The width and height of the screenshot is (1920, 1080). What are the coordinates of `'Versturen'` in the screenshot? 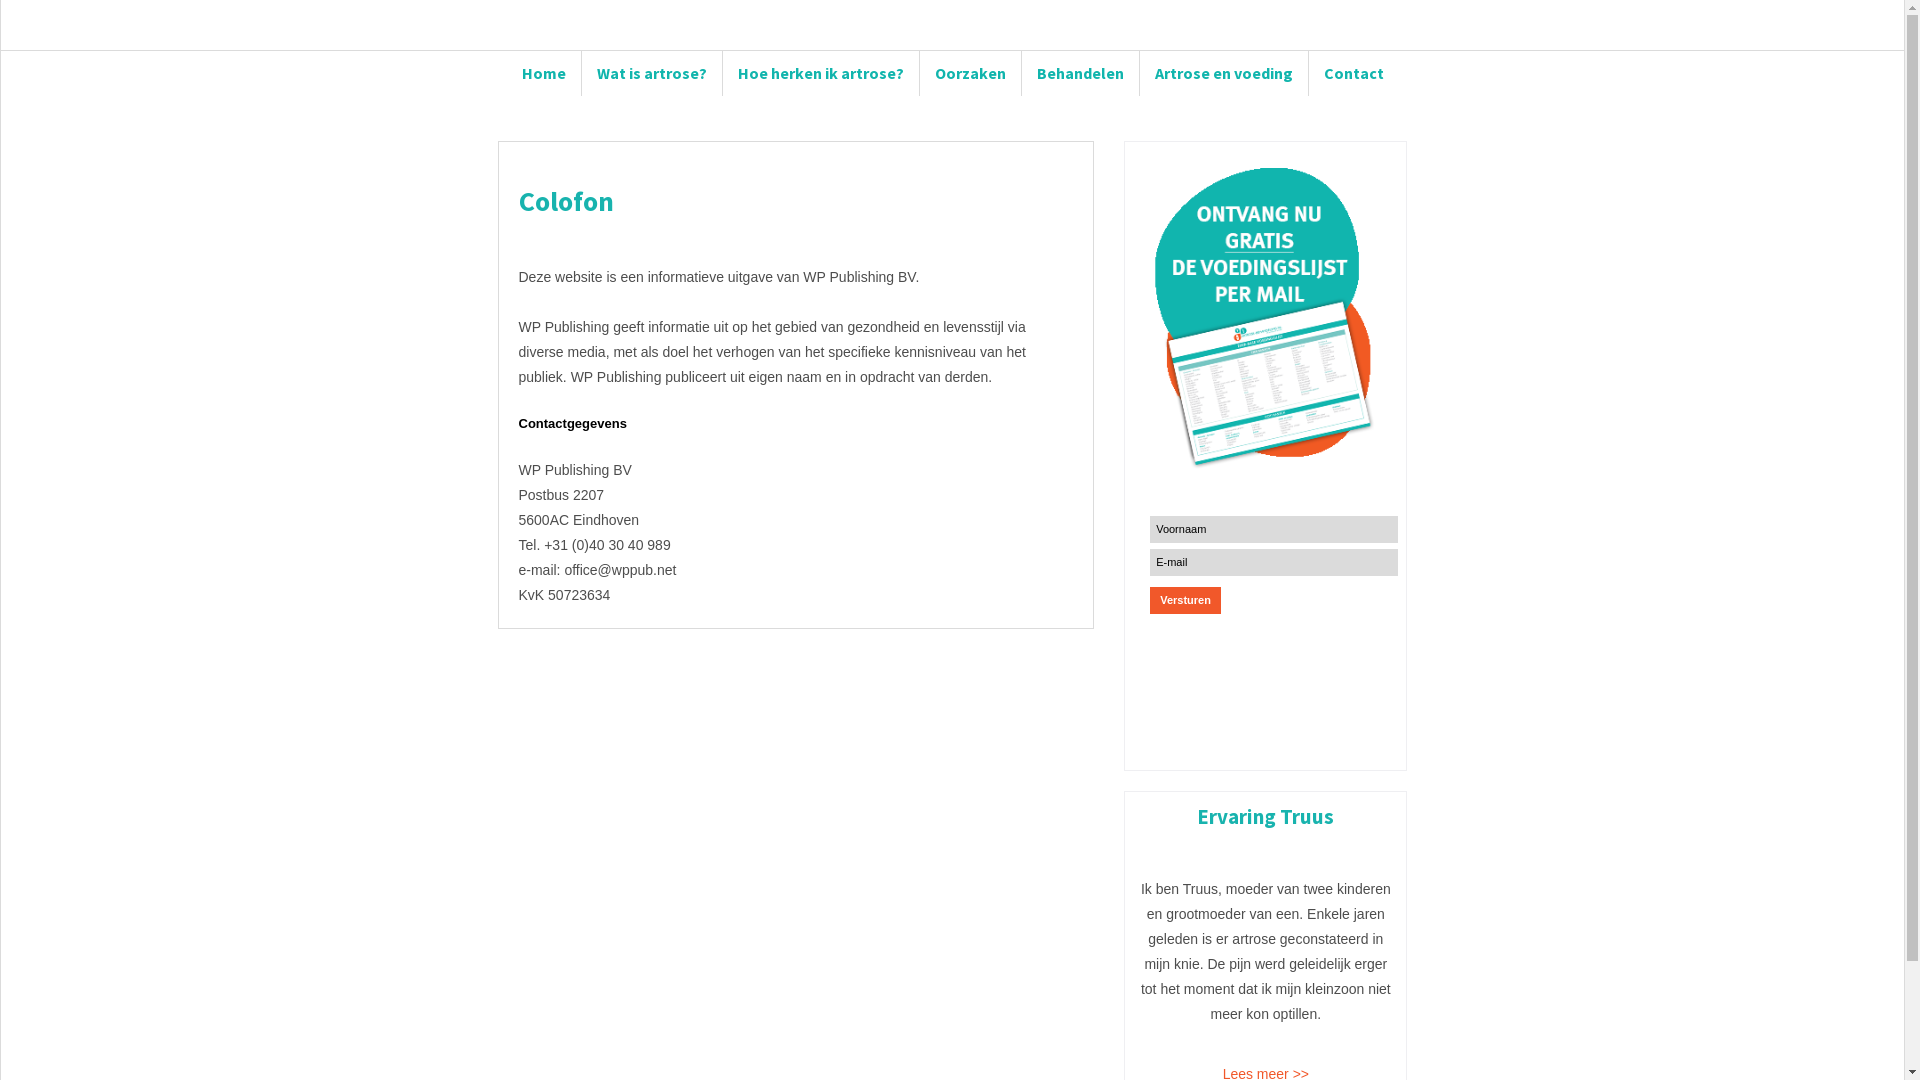 It's located at (1185, 599).